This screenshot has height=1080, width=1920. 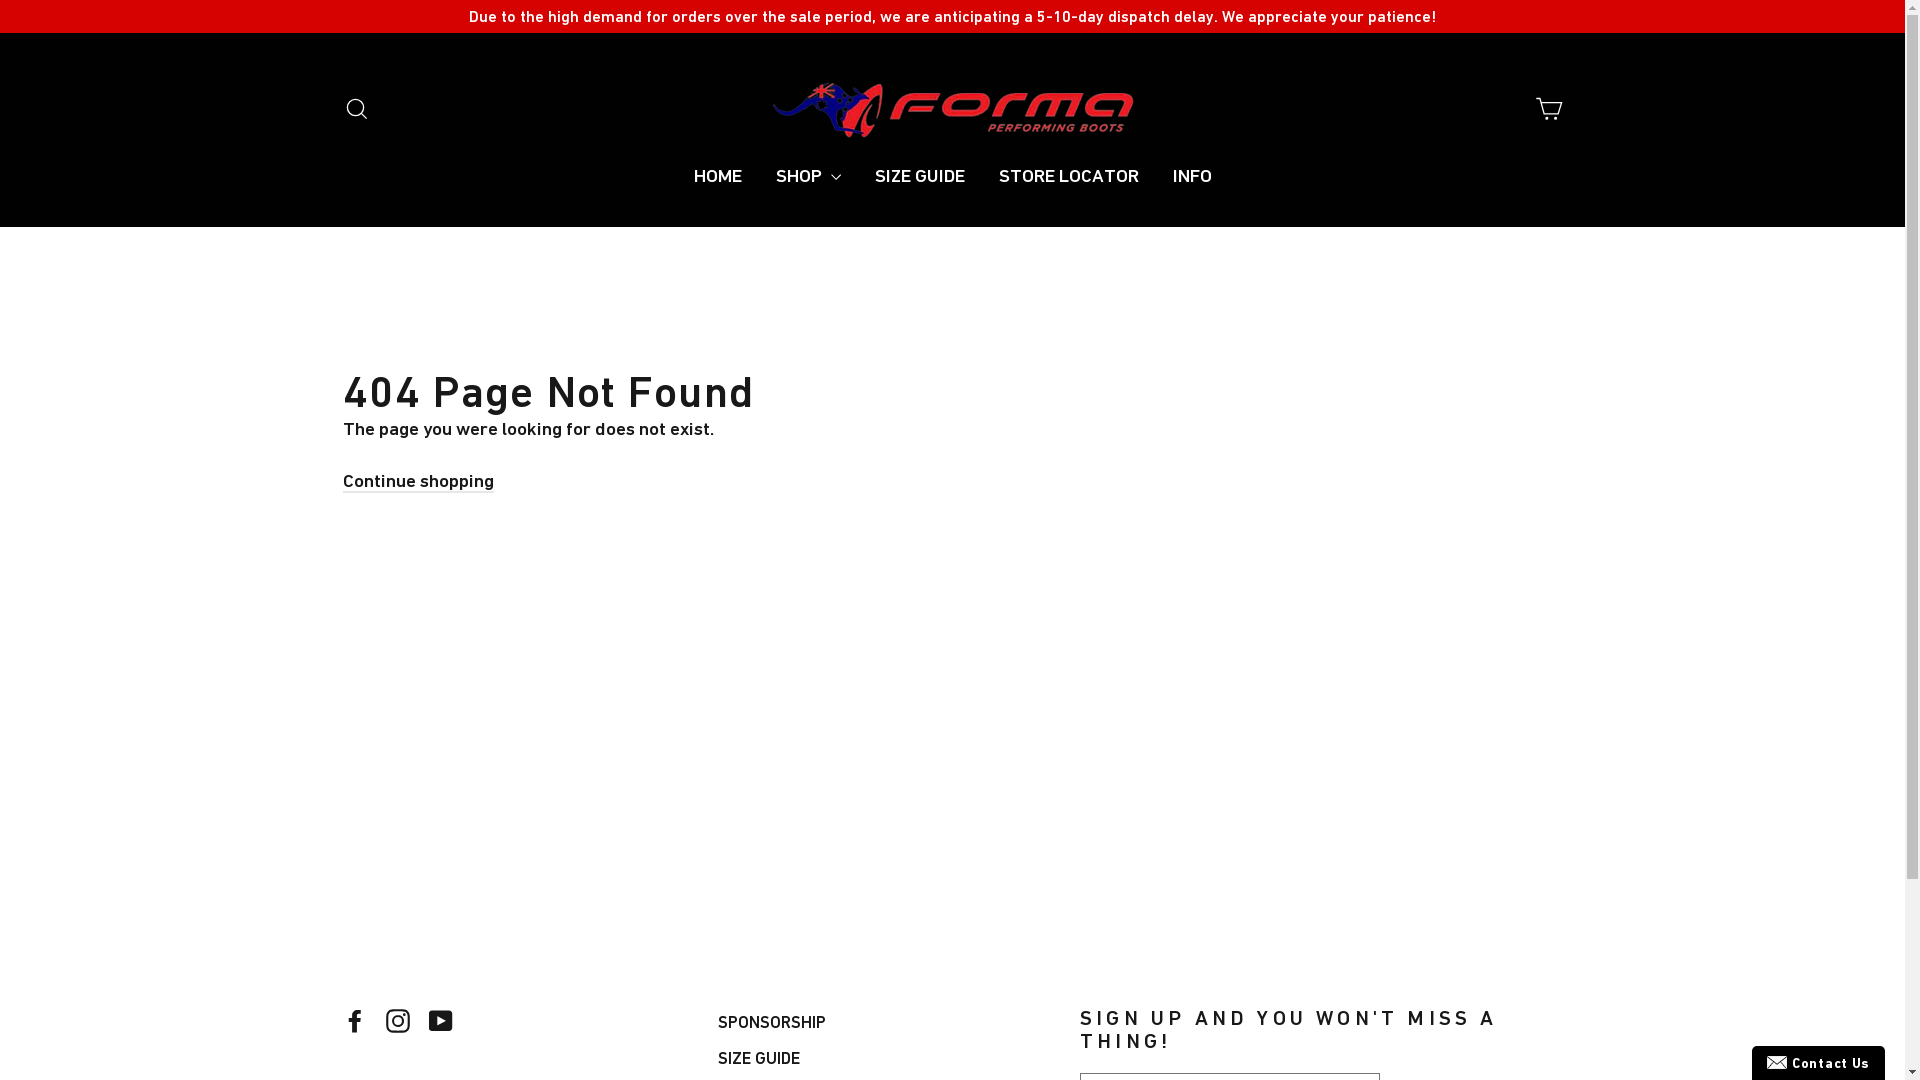 I want to click on 'HOME', so click(x=716, y=175).